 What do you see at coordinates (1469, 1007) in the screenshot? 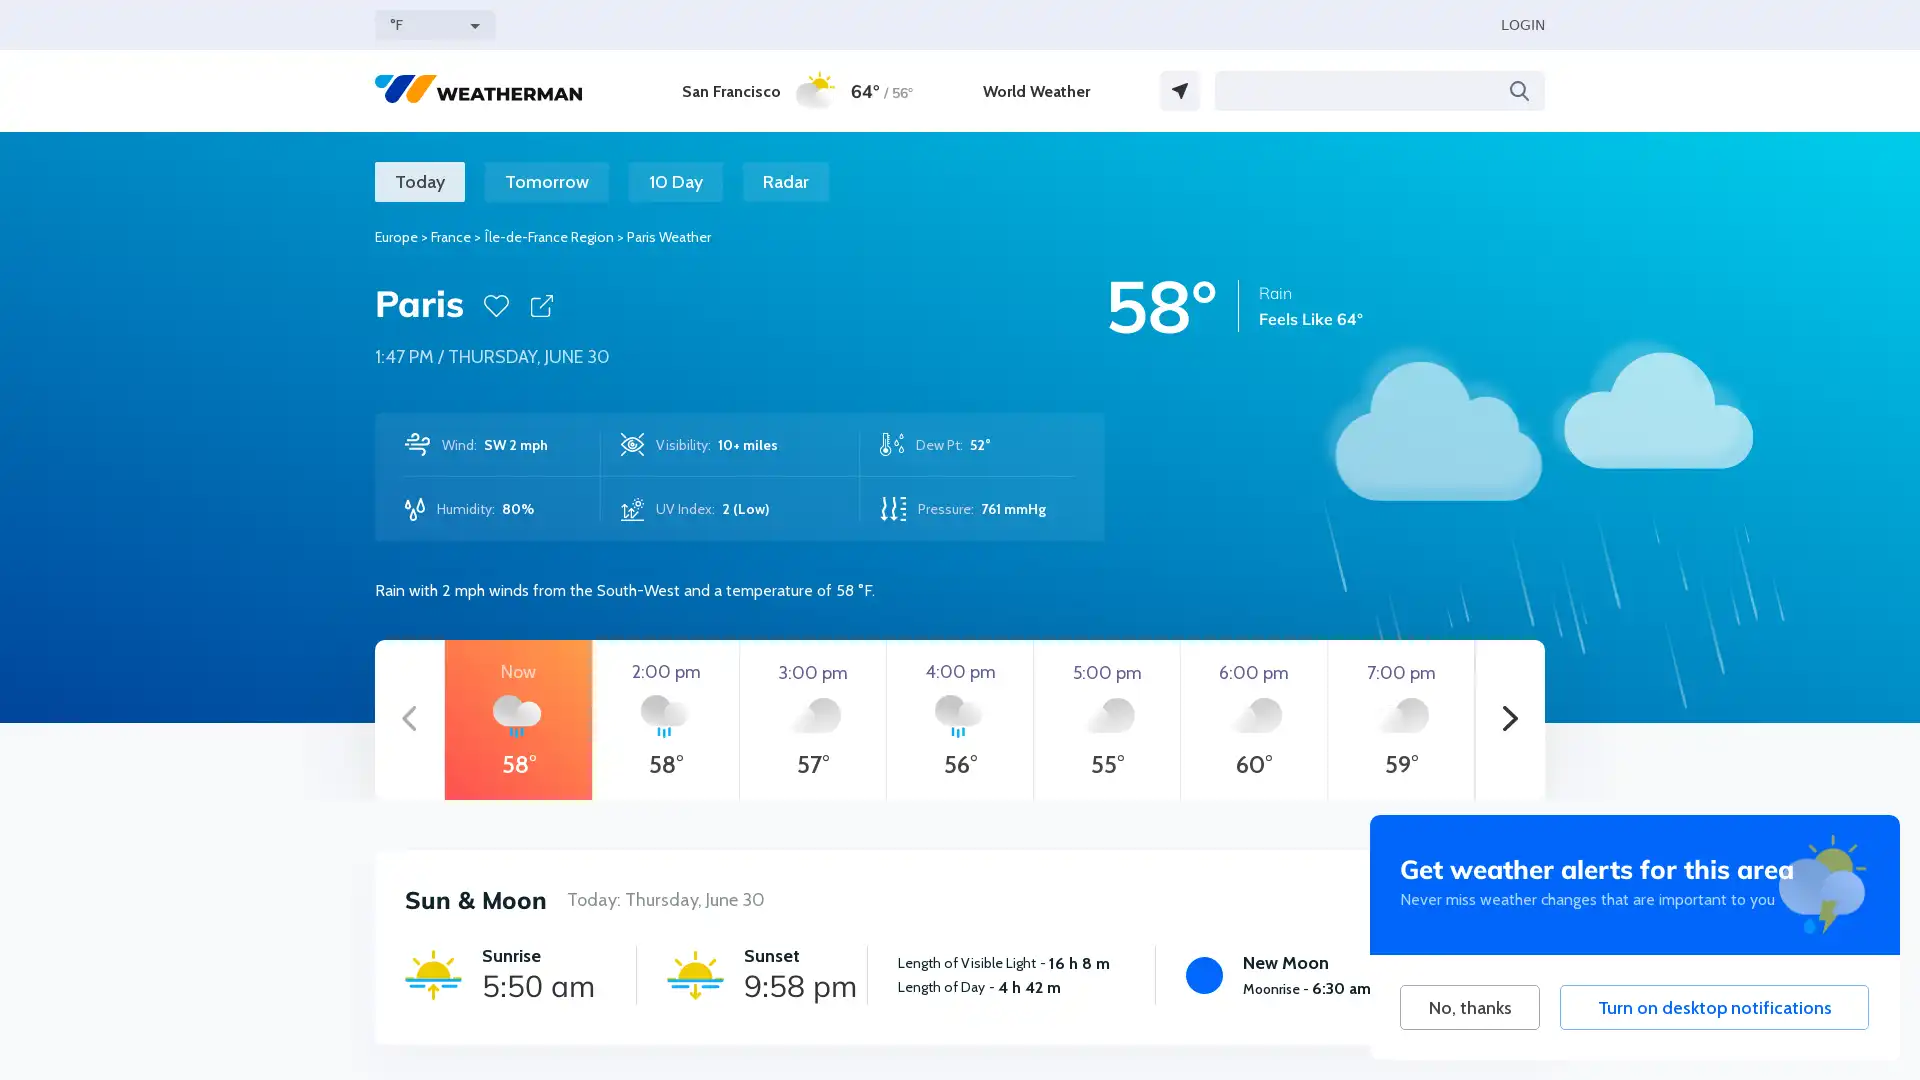
I see `No, thanks` at bounding box center [1469, 1007].